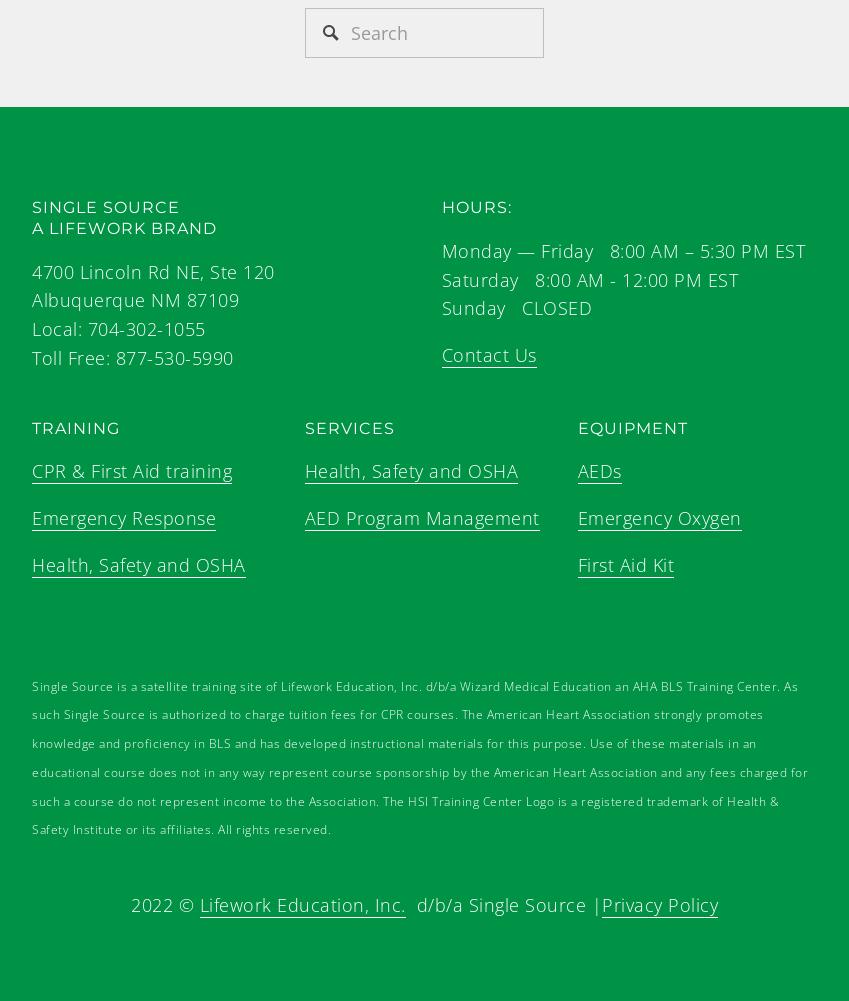  I want to click on 'Toll Free: 877-530-5990', so click(131, 356).